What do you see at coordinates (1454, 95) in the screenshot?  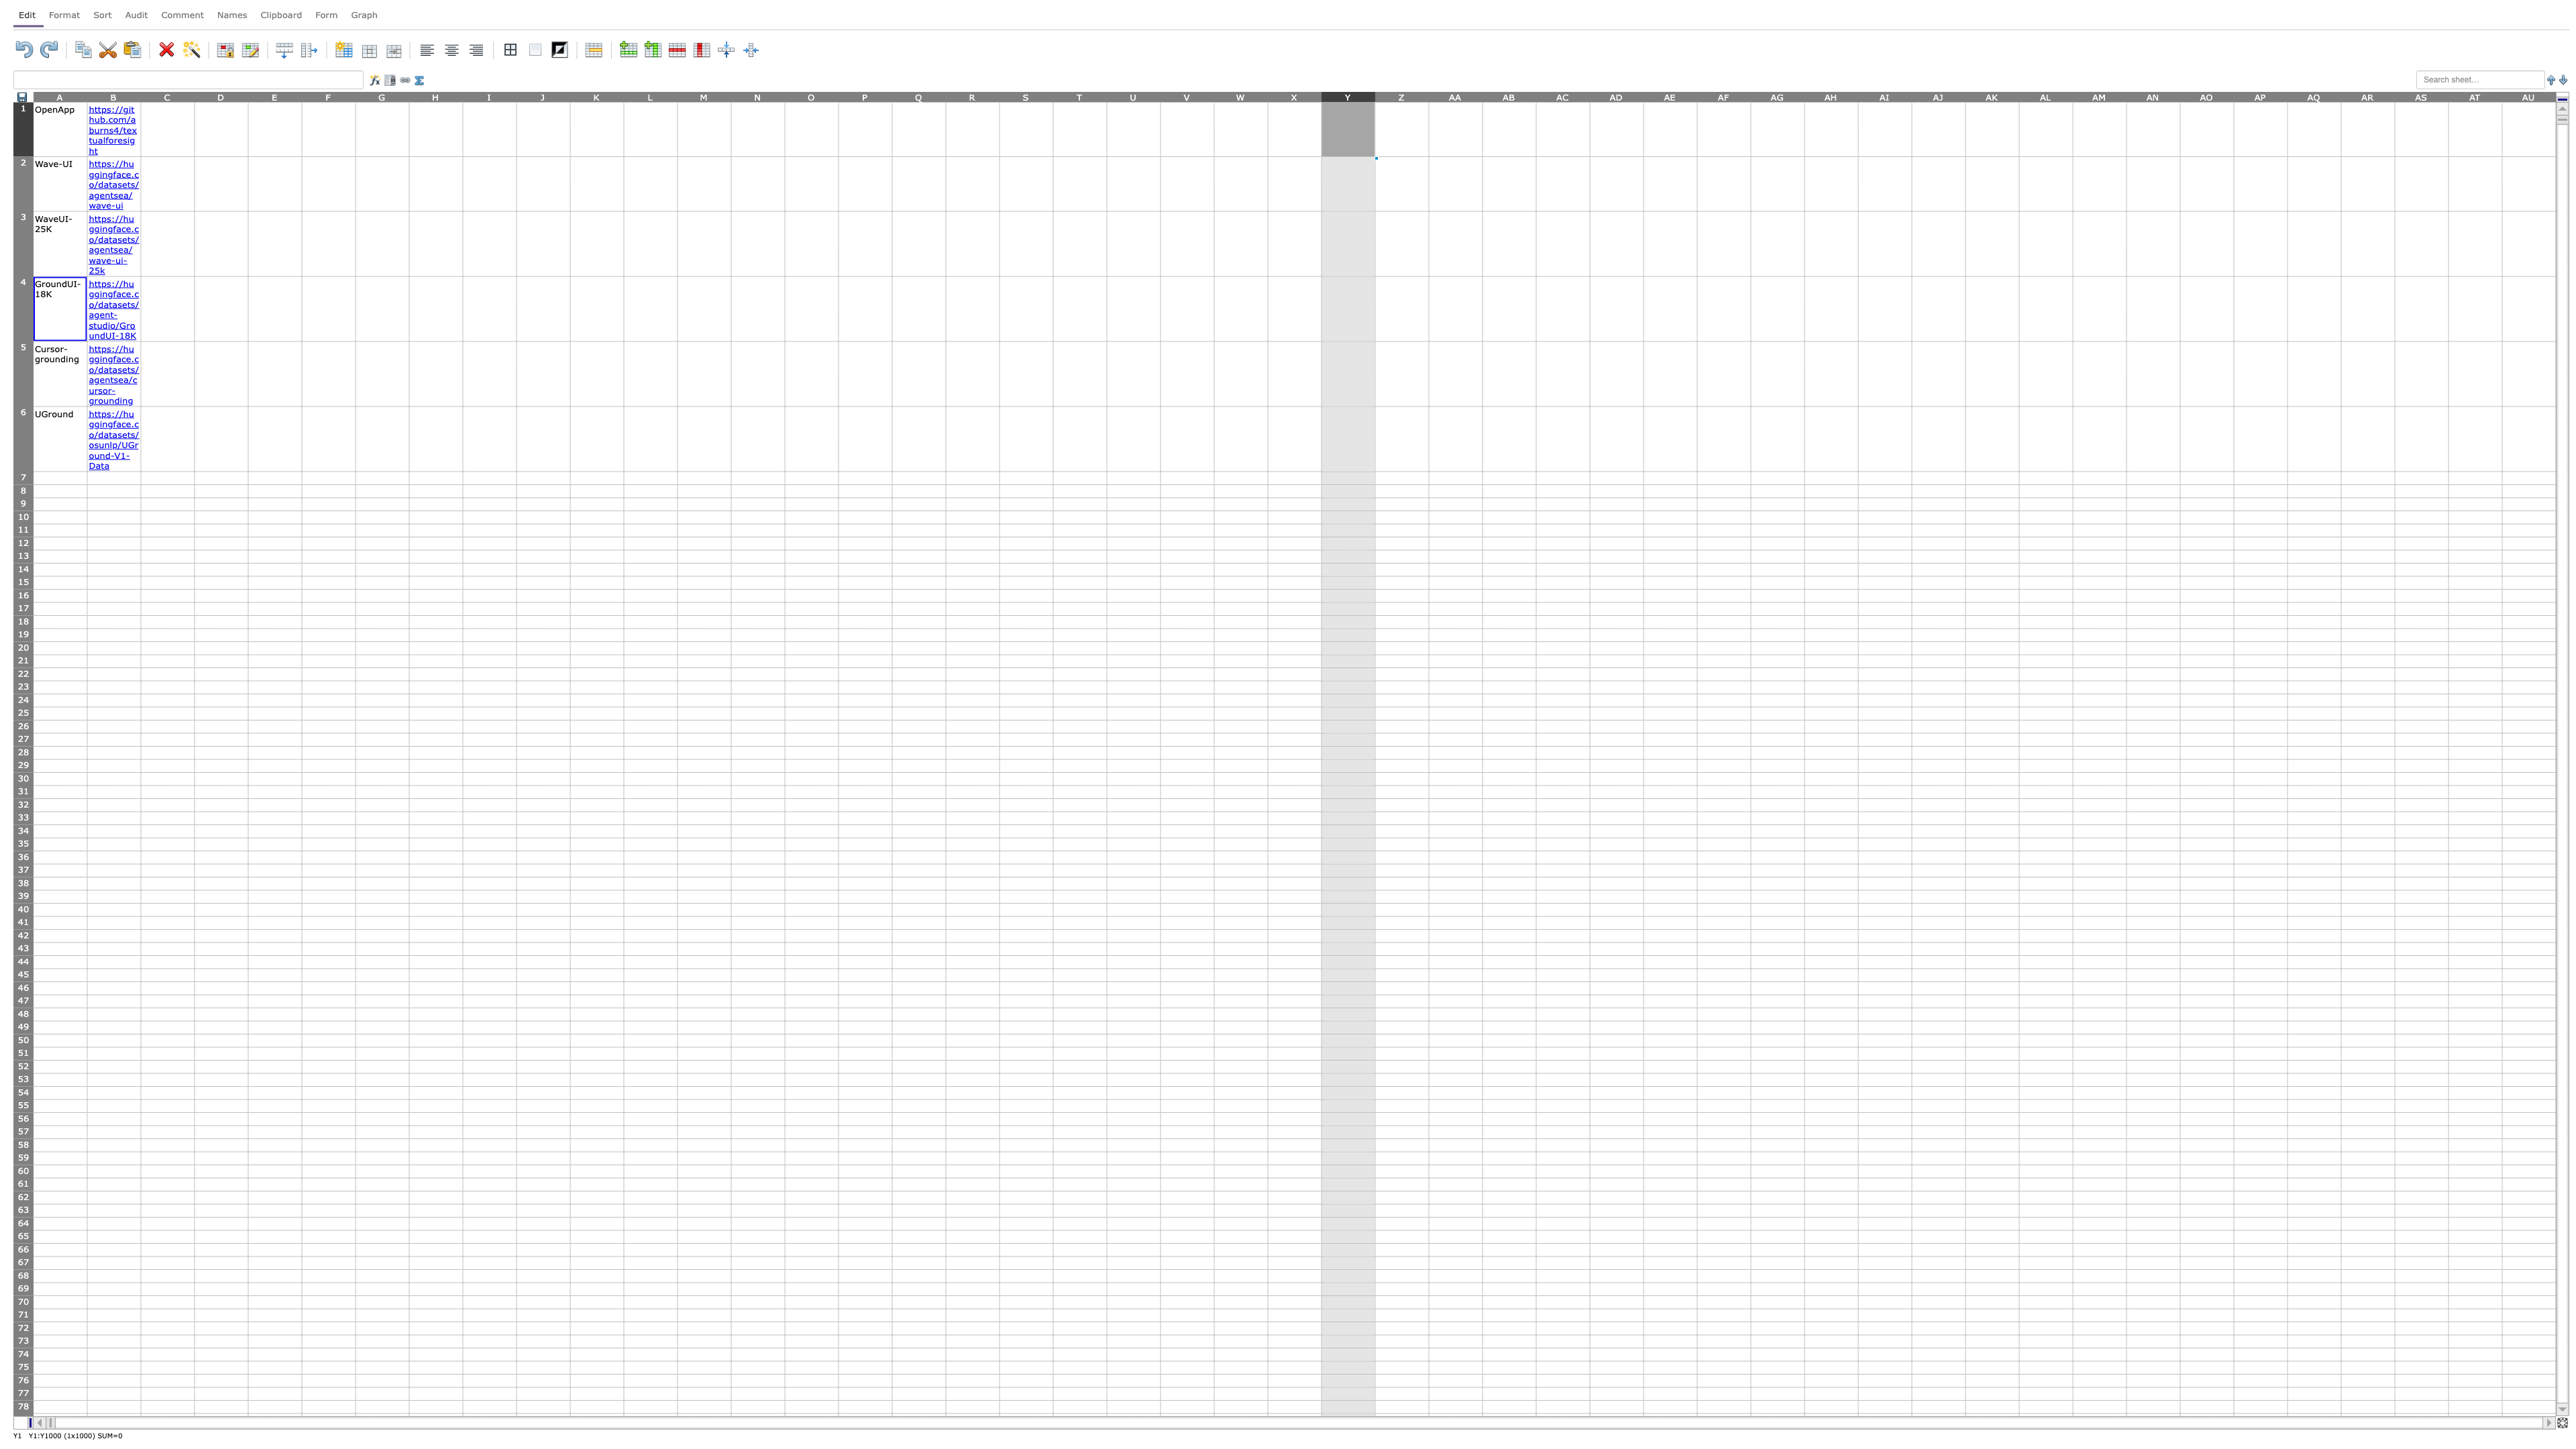 I see `Move cursor to column AA` at bounding box center [1454, 95].